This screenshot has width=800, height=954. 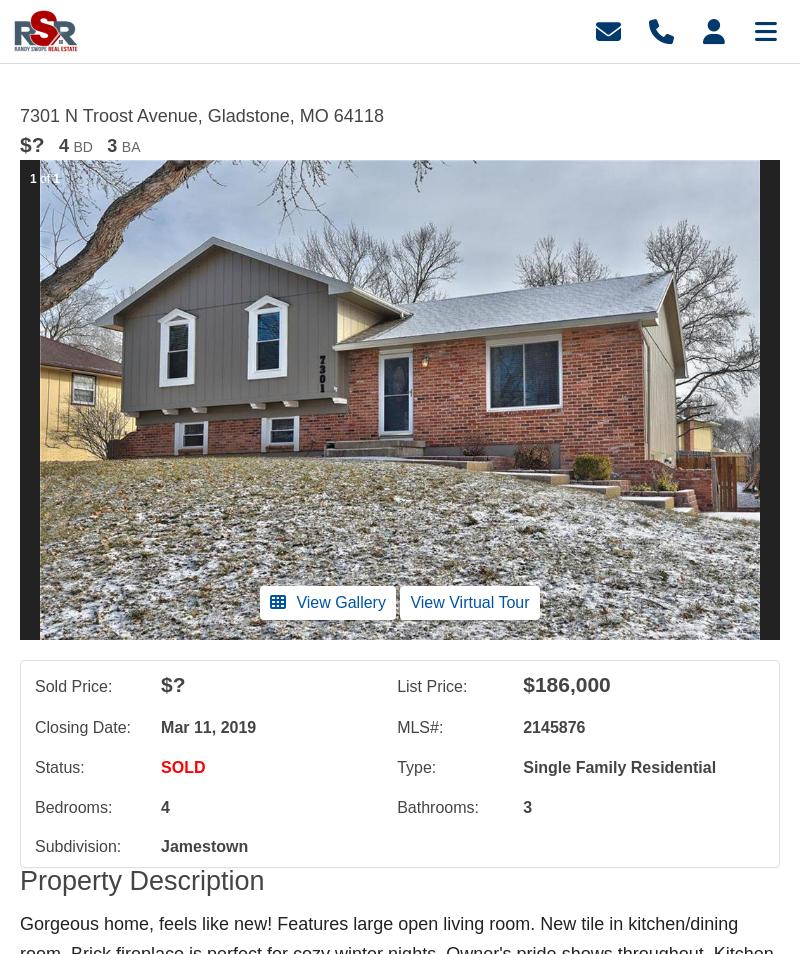 I want to click on 'Jamestown', so click(x=161, y=846).